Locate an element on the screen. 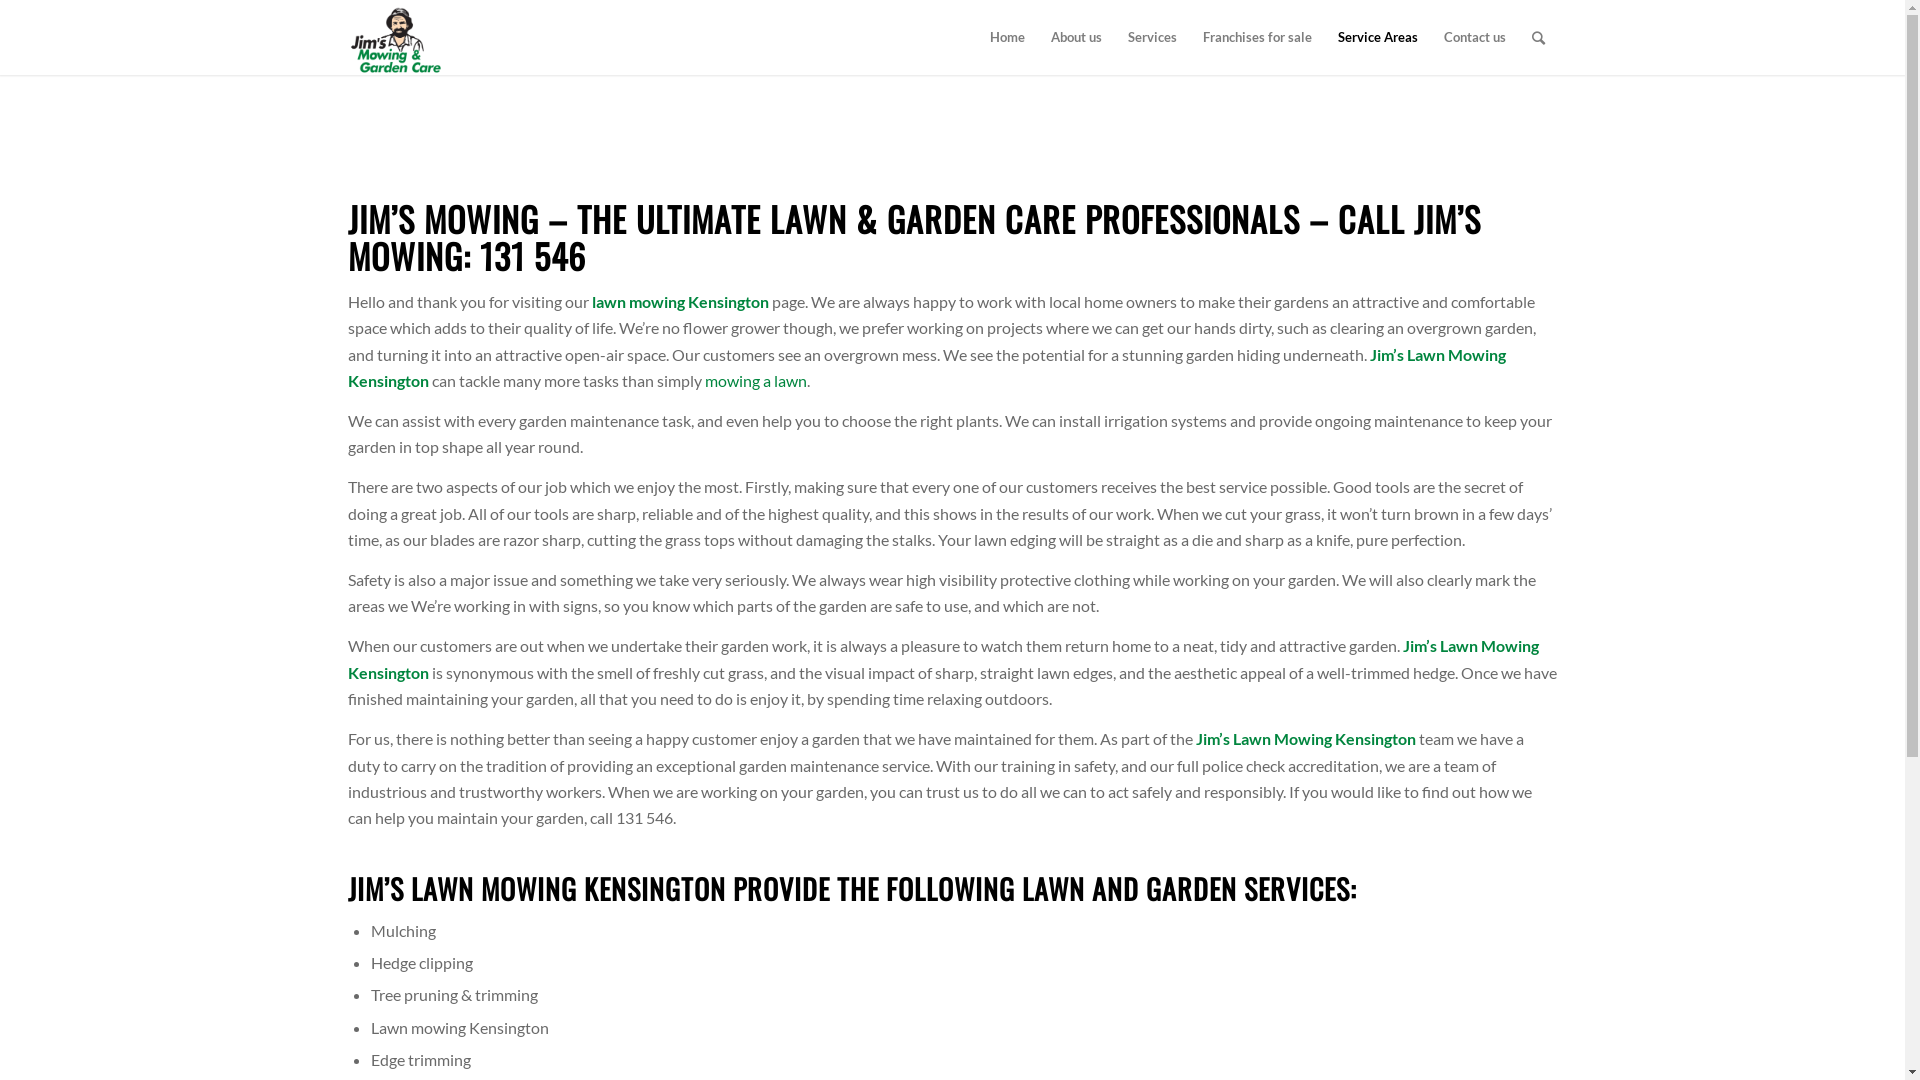  'Service Areas' is located at coordinates (1376, 37).